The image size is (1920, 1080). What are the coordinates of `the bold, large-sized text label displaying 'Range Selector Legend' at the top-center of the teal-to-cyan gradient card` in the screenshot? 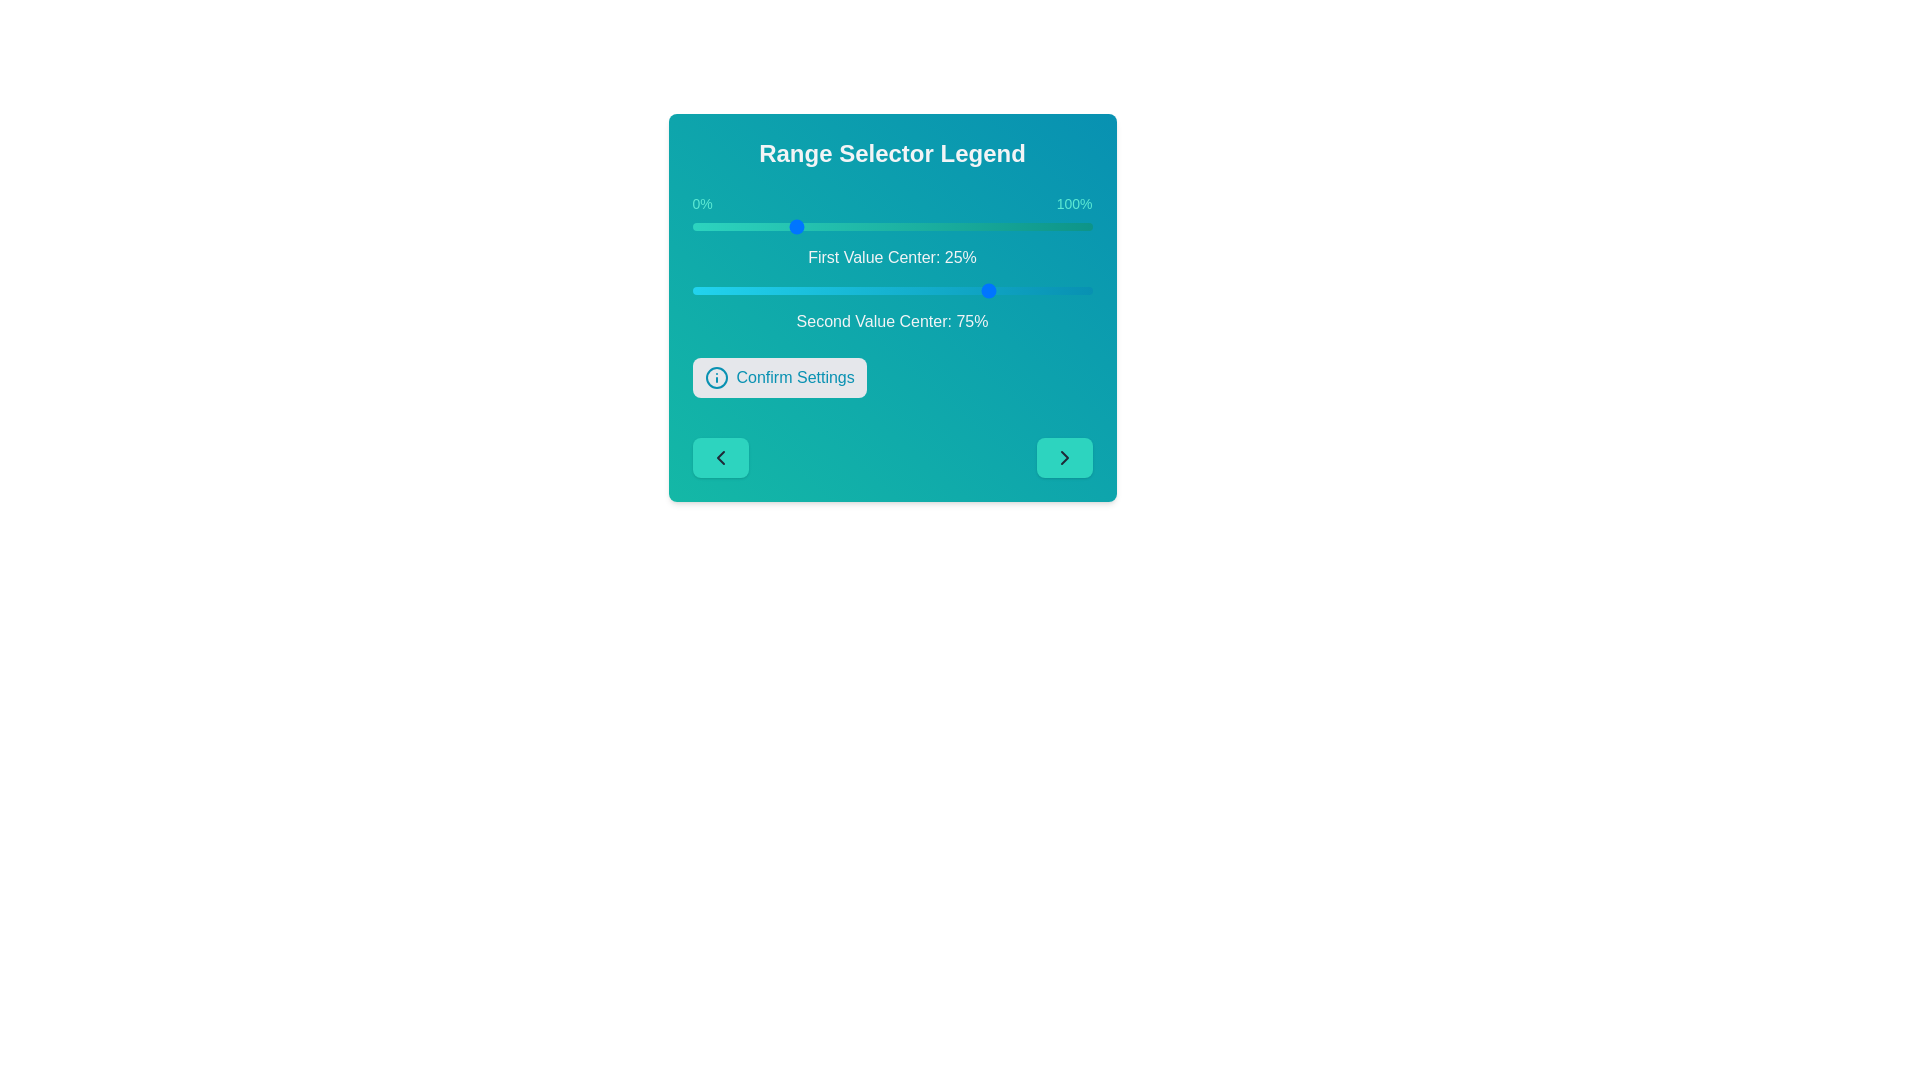 It's located at (891, 153).